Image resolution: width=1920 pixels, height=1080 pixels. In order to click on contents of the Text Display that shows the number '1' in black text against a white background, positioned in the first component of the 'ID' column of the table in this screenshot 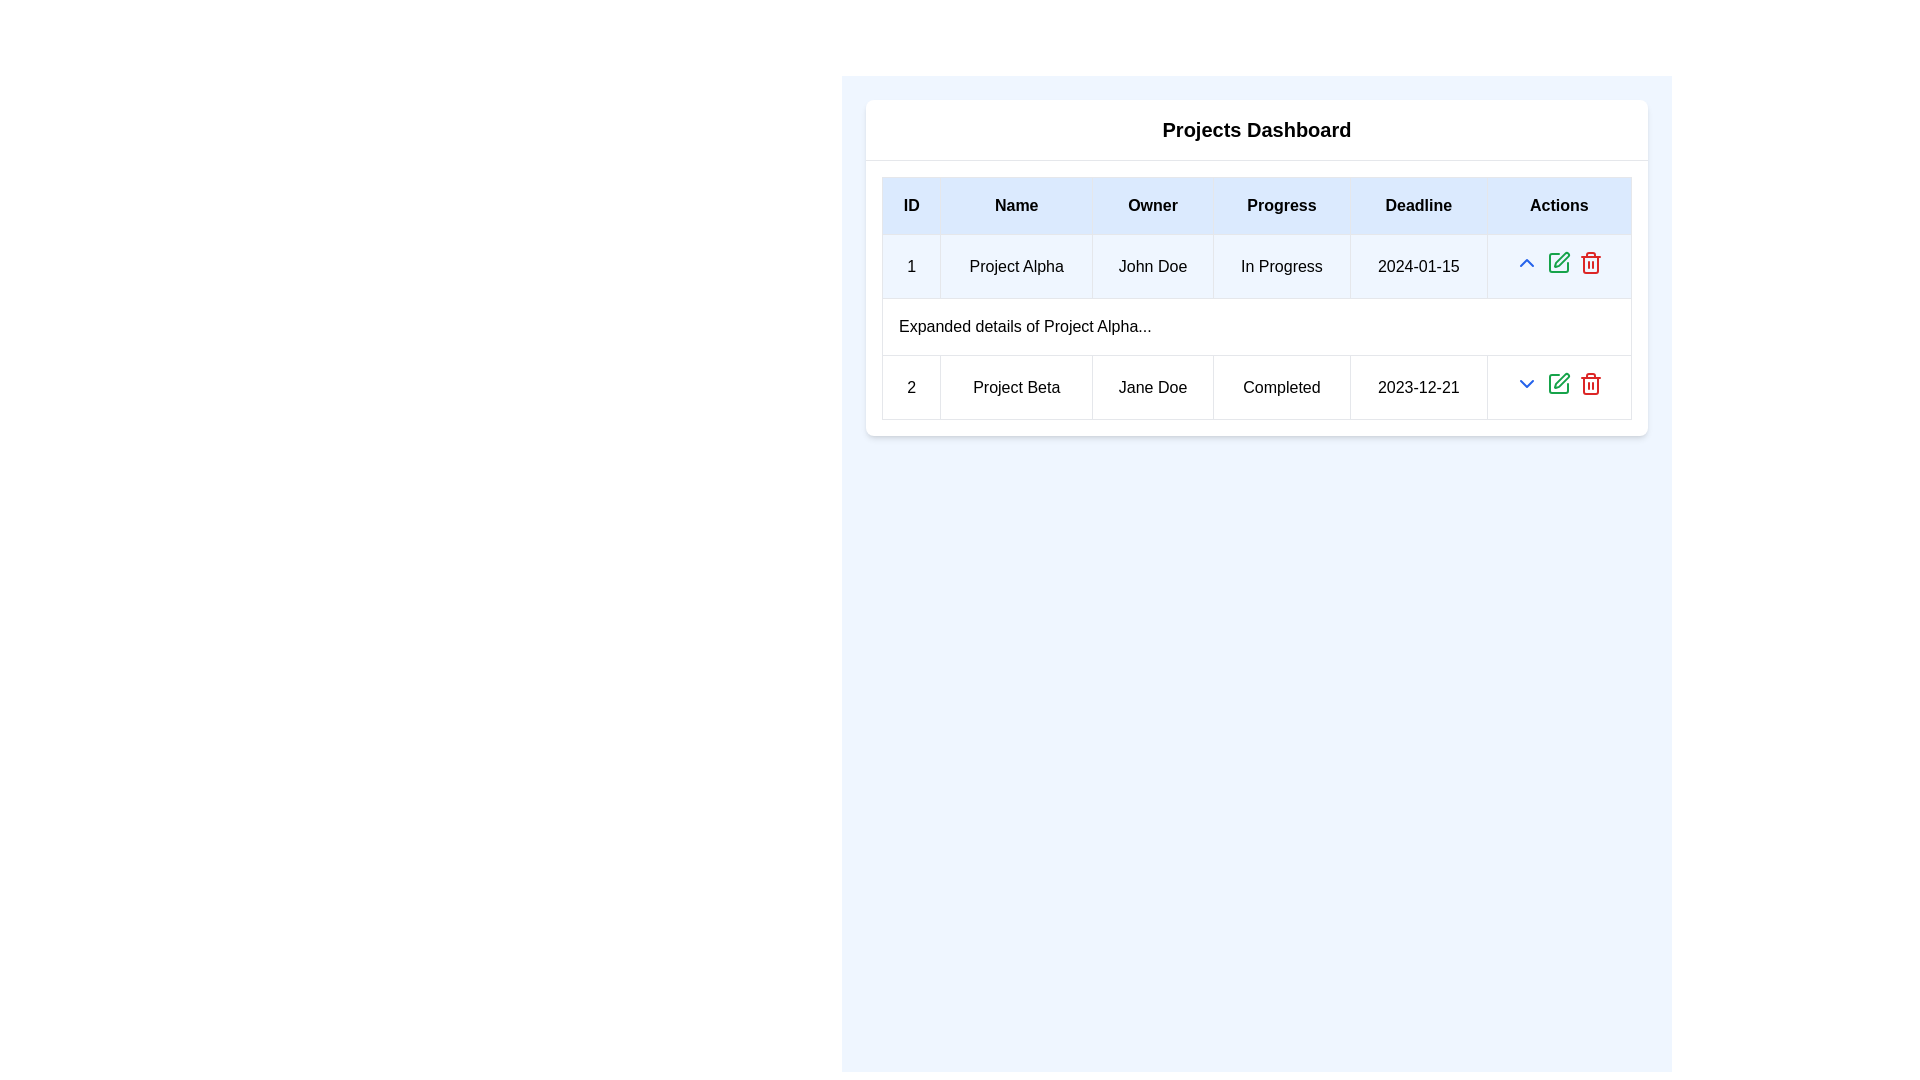, I will do `click(910, 265)`.